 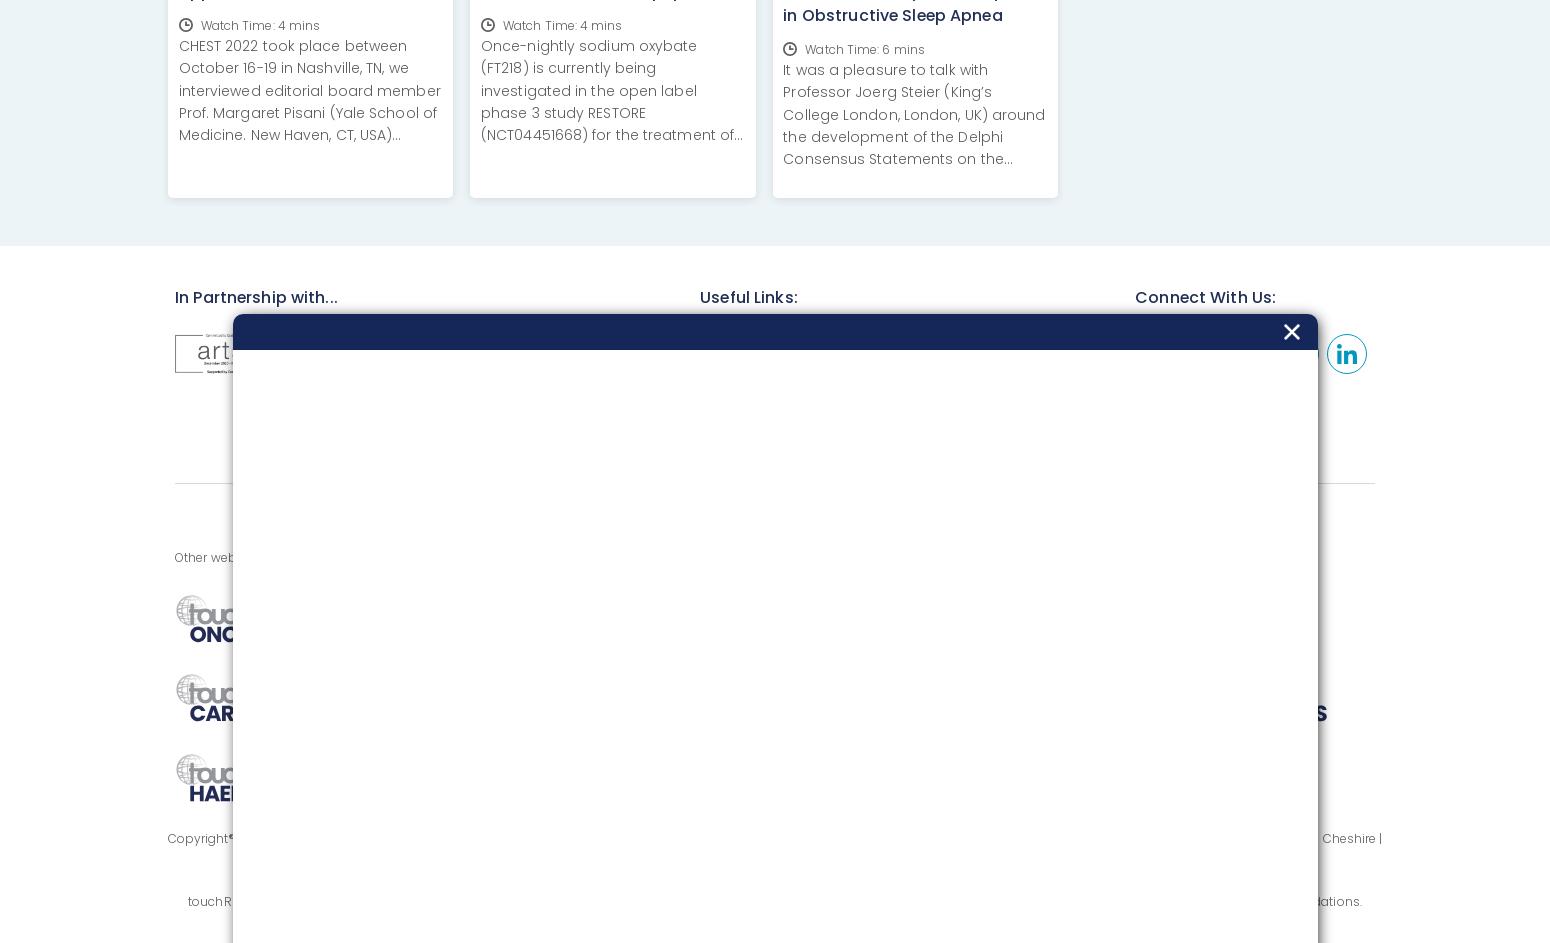 What do you see at coordinates (948, 388) in the screenshot?
I see `'Terms & Conditions'` at bounding box center [948, 388].